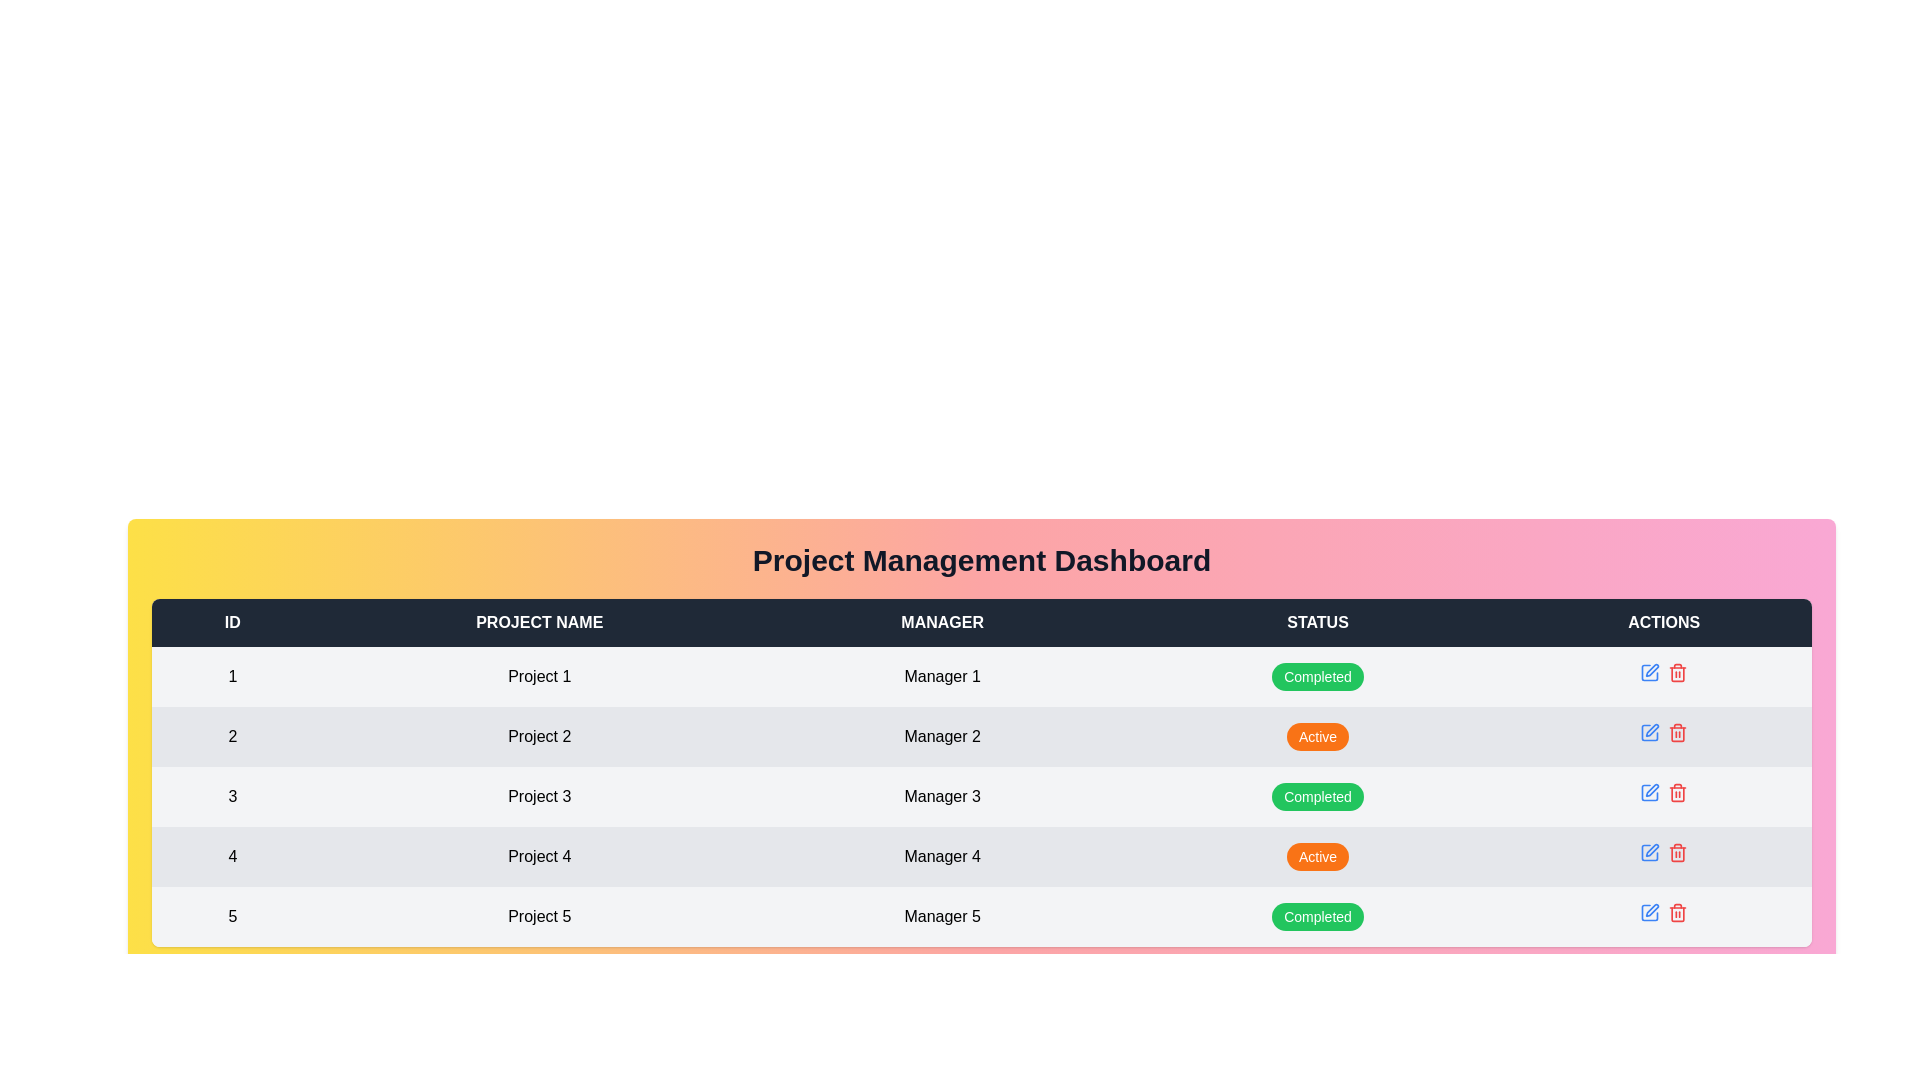 The image size is (1920, 1080). I want to click on the blue-colored edit icon button resembling a pencil located in the 'Actions' column of the third row in the table to initiate editing, so click(1650, 792).